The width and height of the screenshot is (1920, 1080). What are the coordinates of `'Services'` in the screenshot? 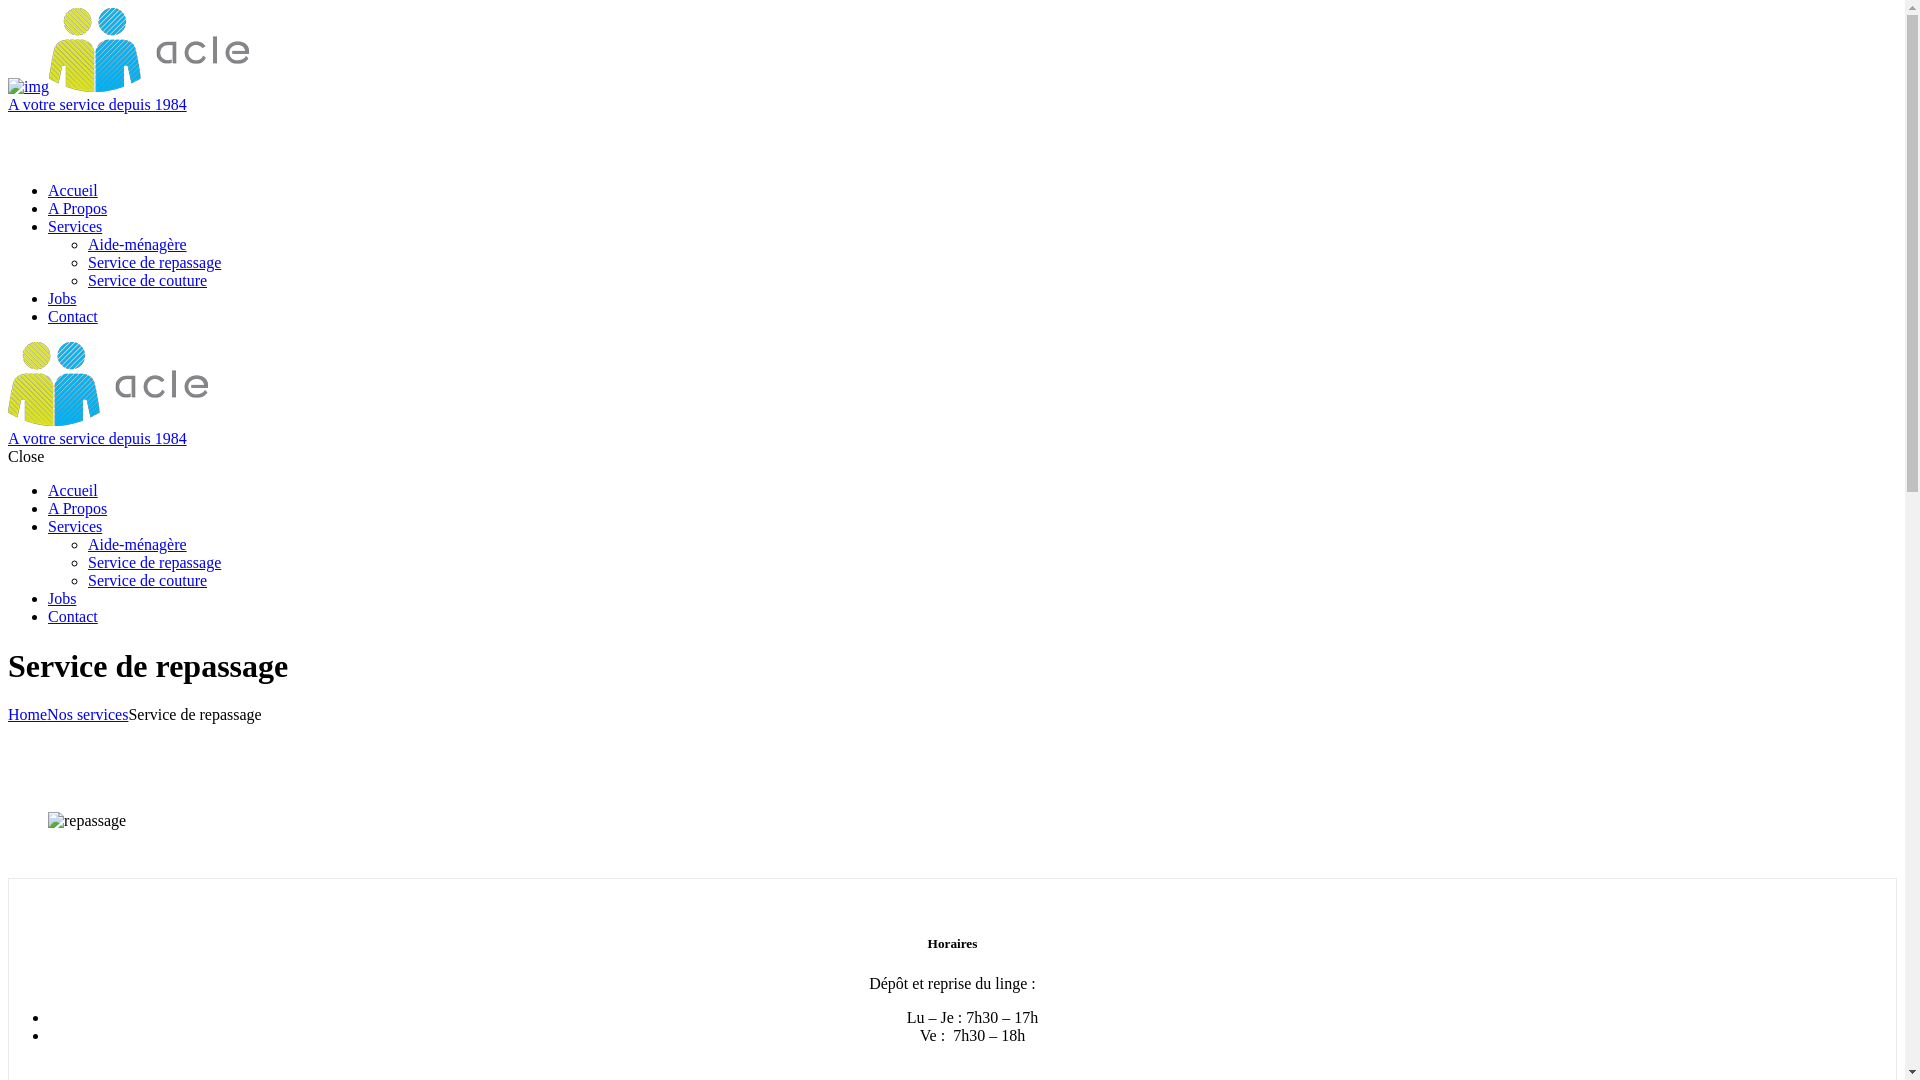 It's located at (75, 525).